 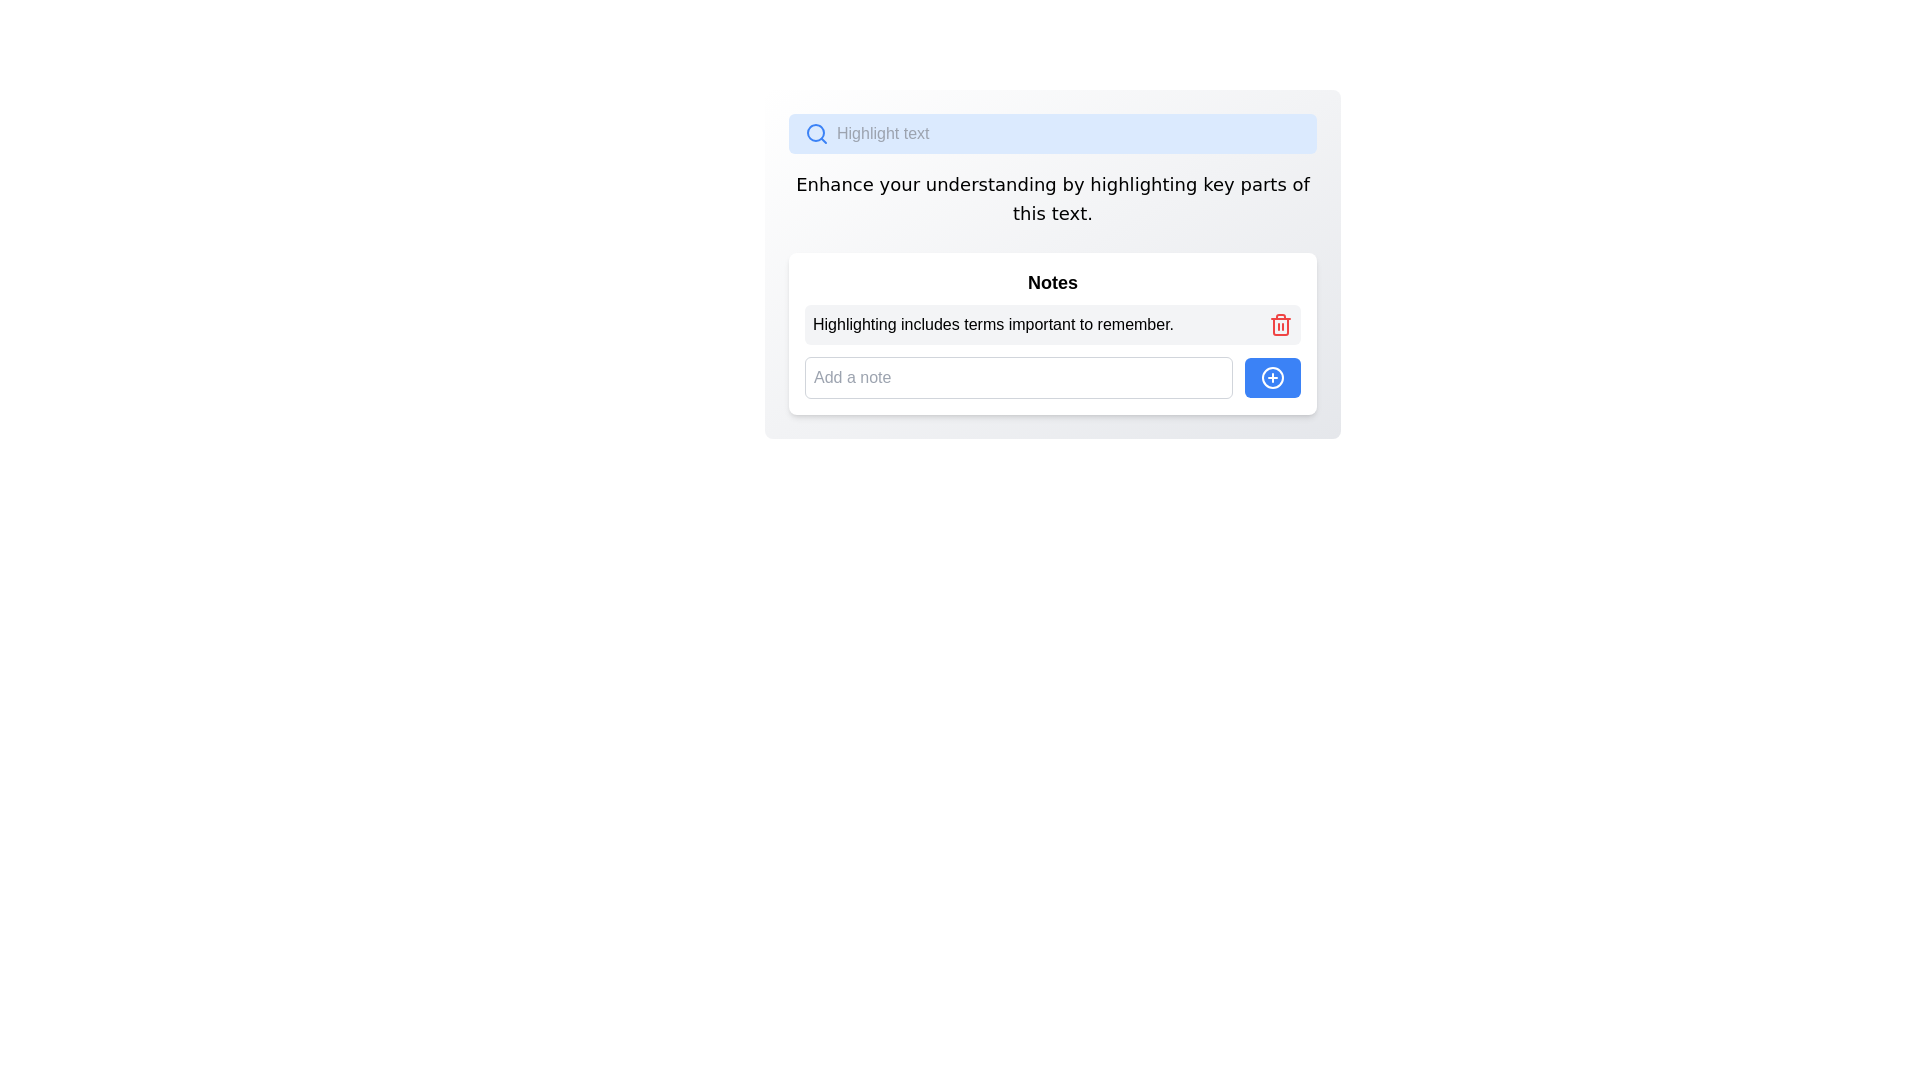 I want to click on the caret located between the letters 'r' and 'u' in the word 'your', so click(x=921, y=184).